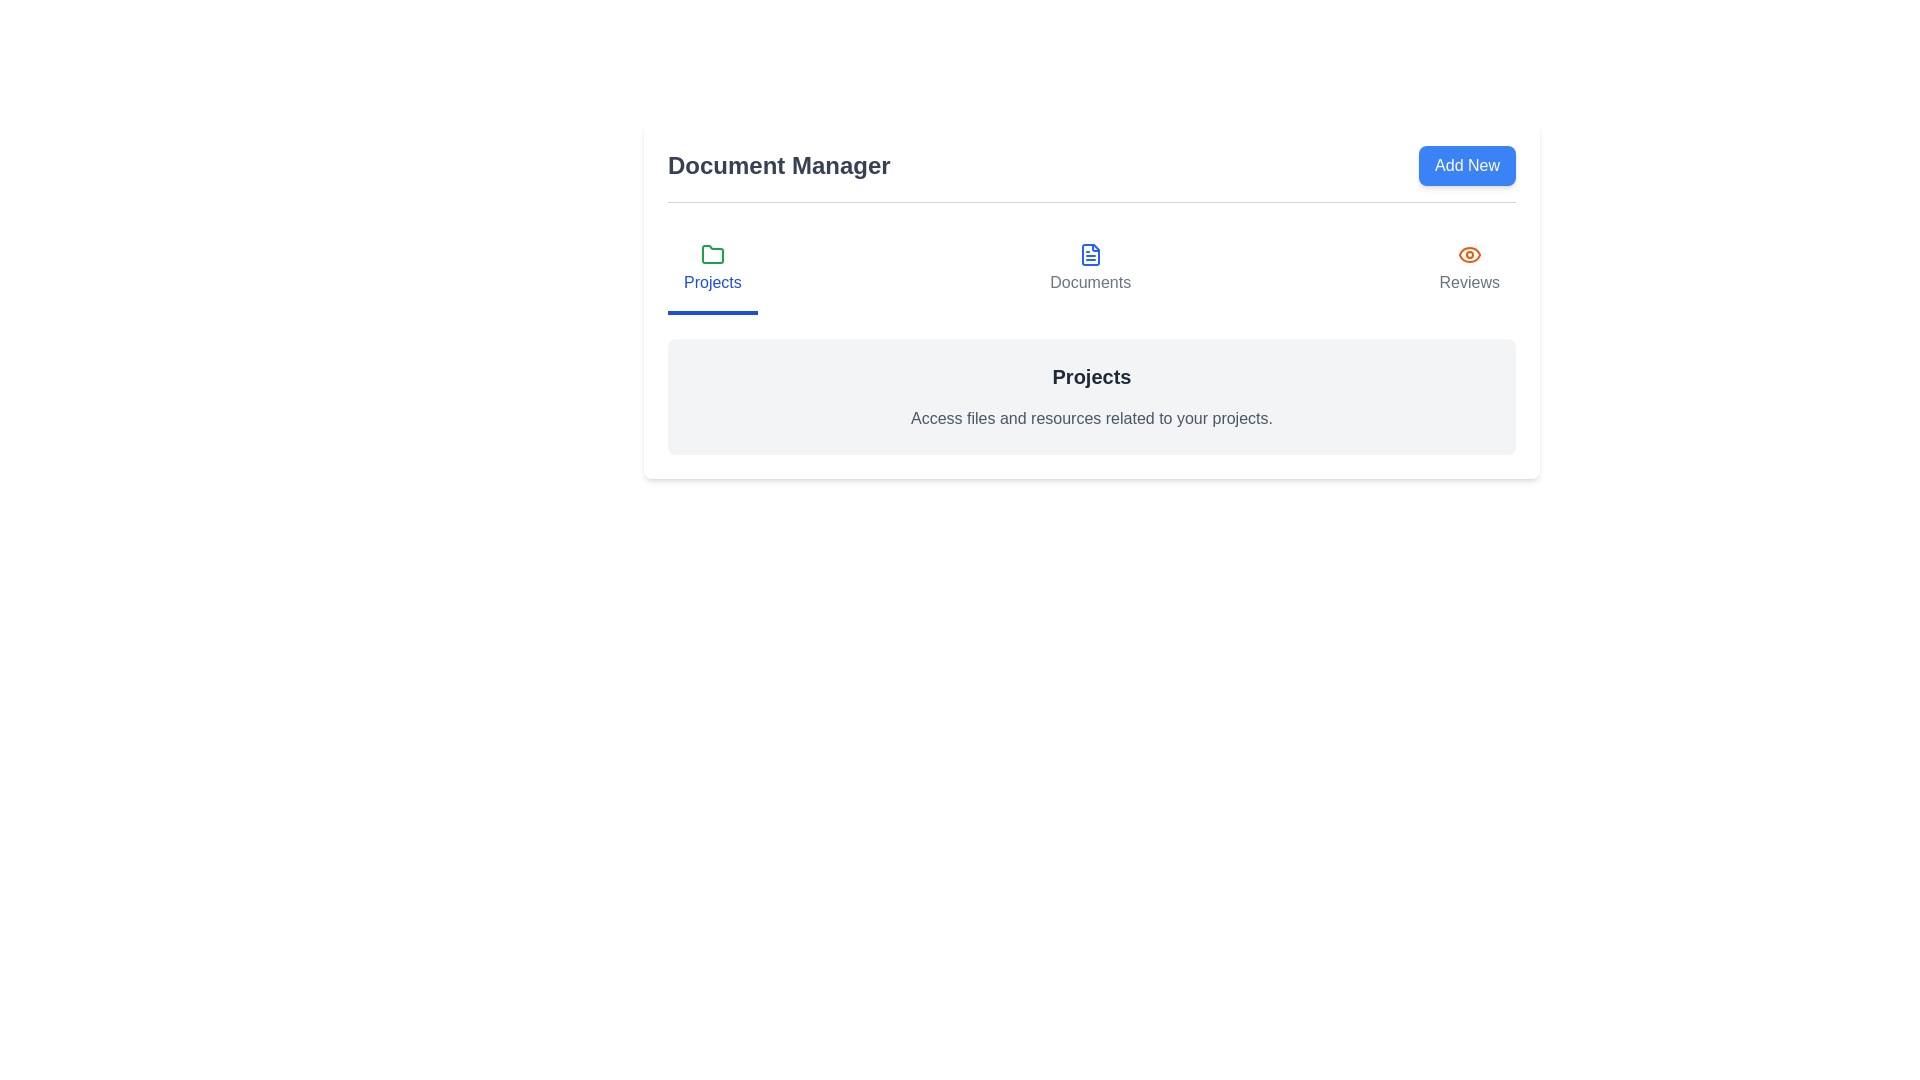 The image size is (1920, 1080). I want to click on the Projects tab by clicking on its icon, so click(711, 270).